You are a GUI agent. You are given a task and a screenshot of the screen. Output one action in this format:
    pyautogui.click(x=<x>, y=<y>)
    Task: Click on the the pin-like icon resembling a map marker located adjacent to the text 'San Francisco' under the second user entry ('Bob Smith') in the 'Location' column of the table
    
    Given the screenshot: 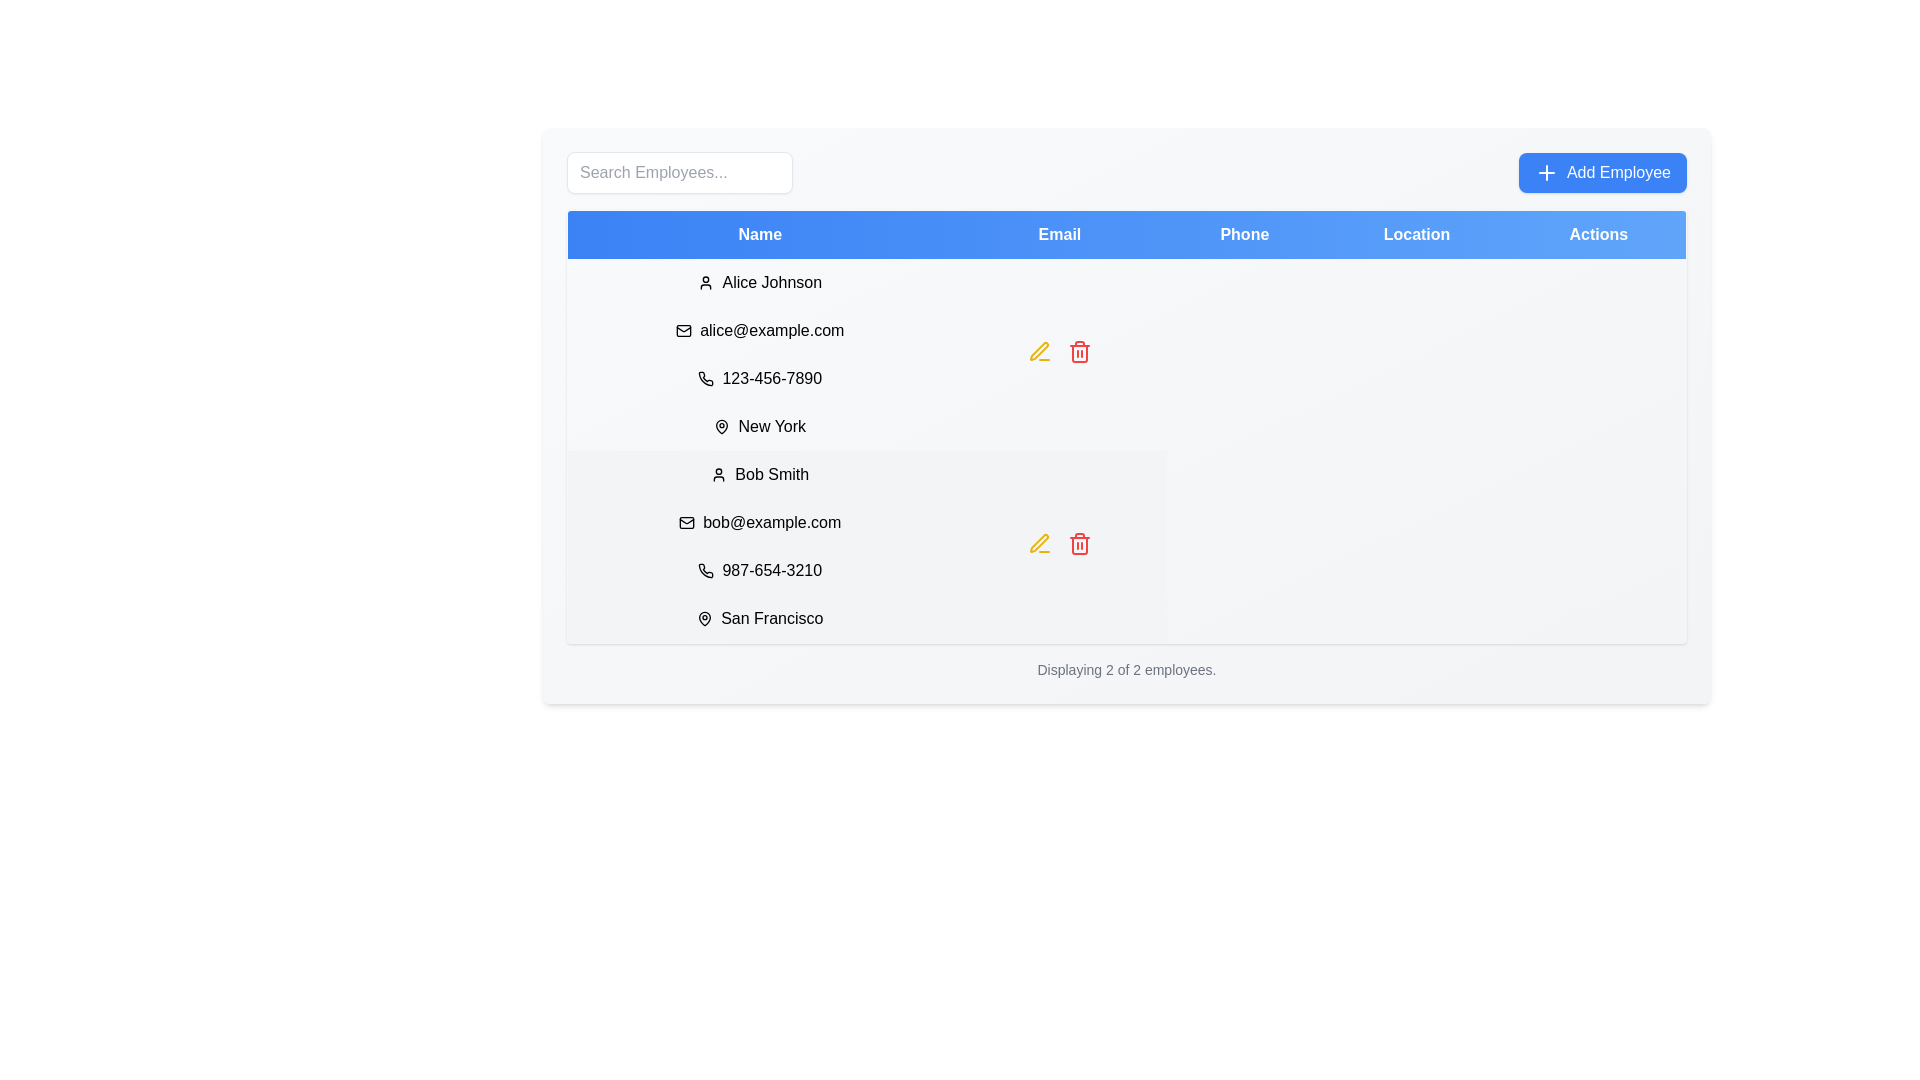 What is the action you would take?
    pyautogui.click(x=705, y=617)
    